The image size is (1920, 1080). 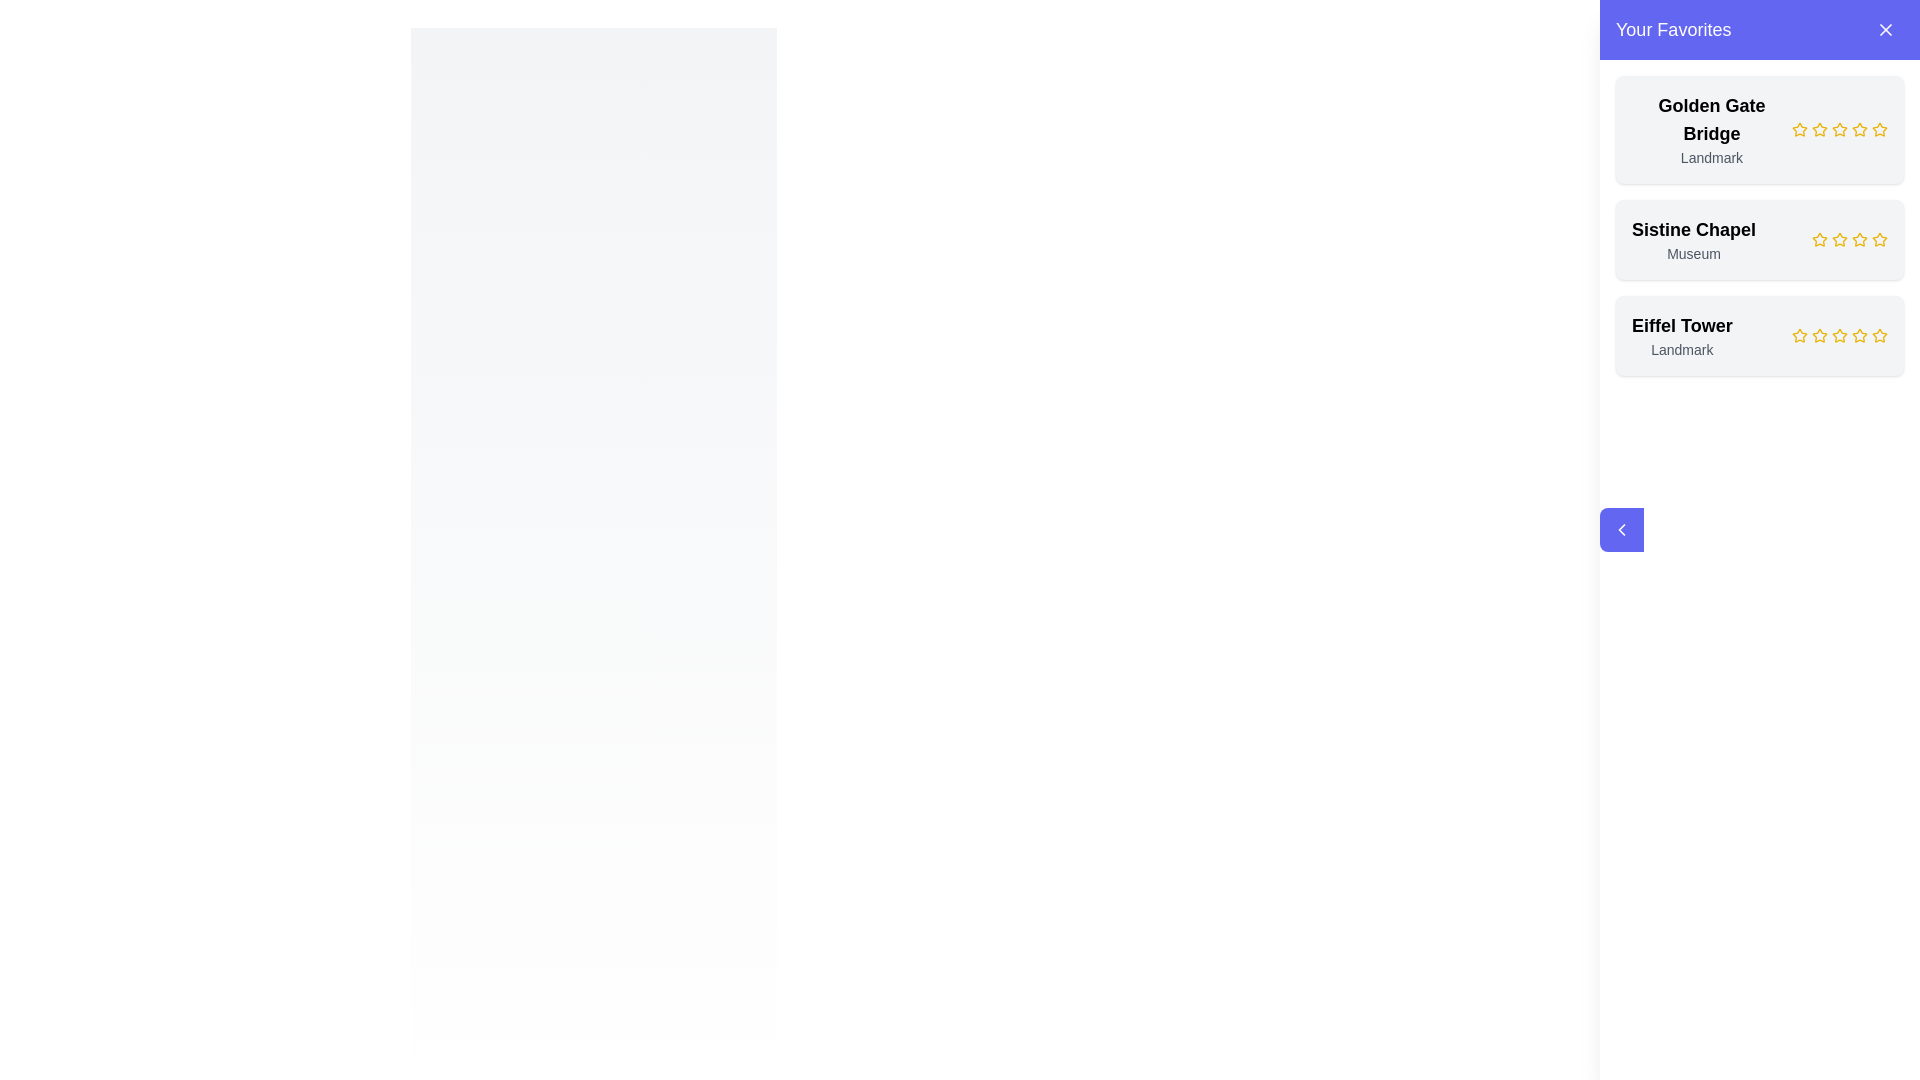 What do you see at coordinates (1879, 334) in the screenshot?
I see `the fifth star icon in the rating system for the 'Eiffel Tower' card` at bounding box center [1879, 334].